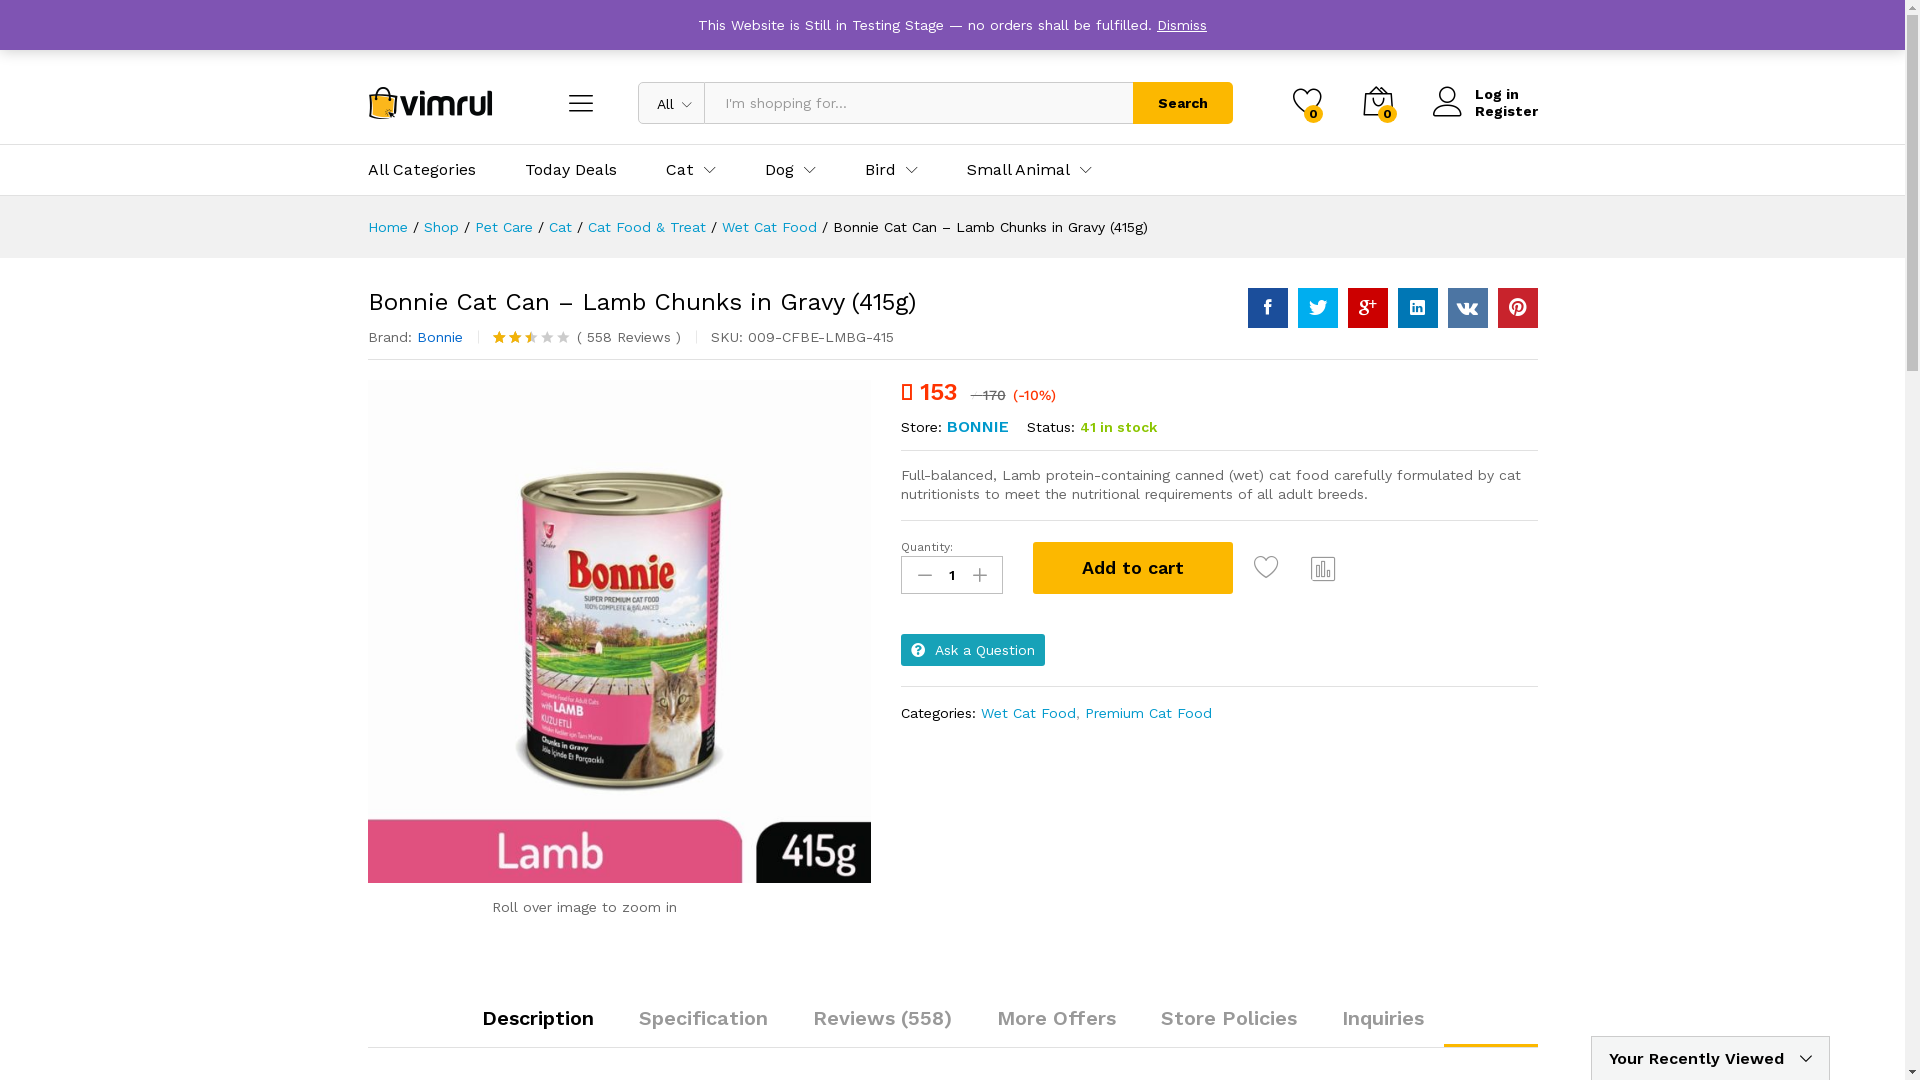  I want to click on 'Bird', so click(879, 168).